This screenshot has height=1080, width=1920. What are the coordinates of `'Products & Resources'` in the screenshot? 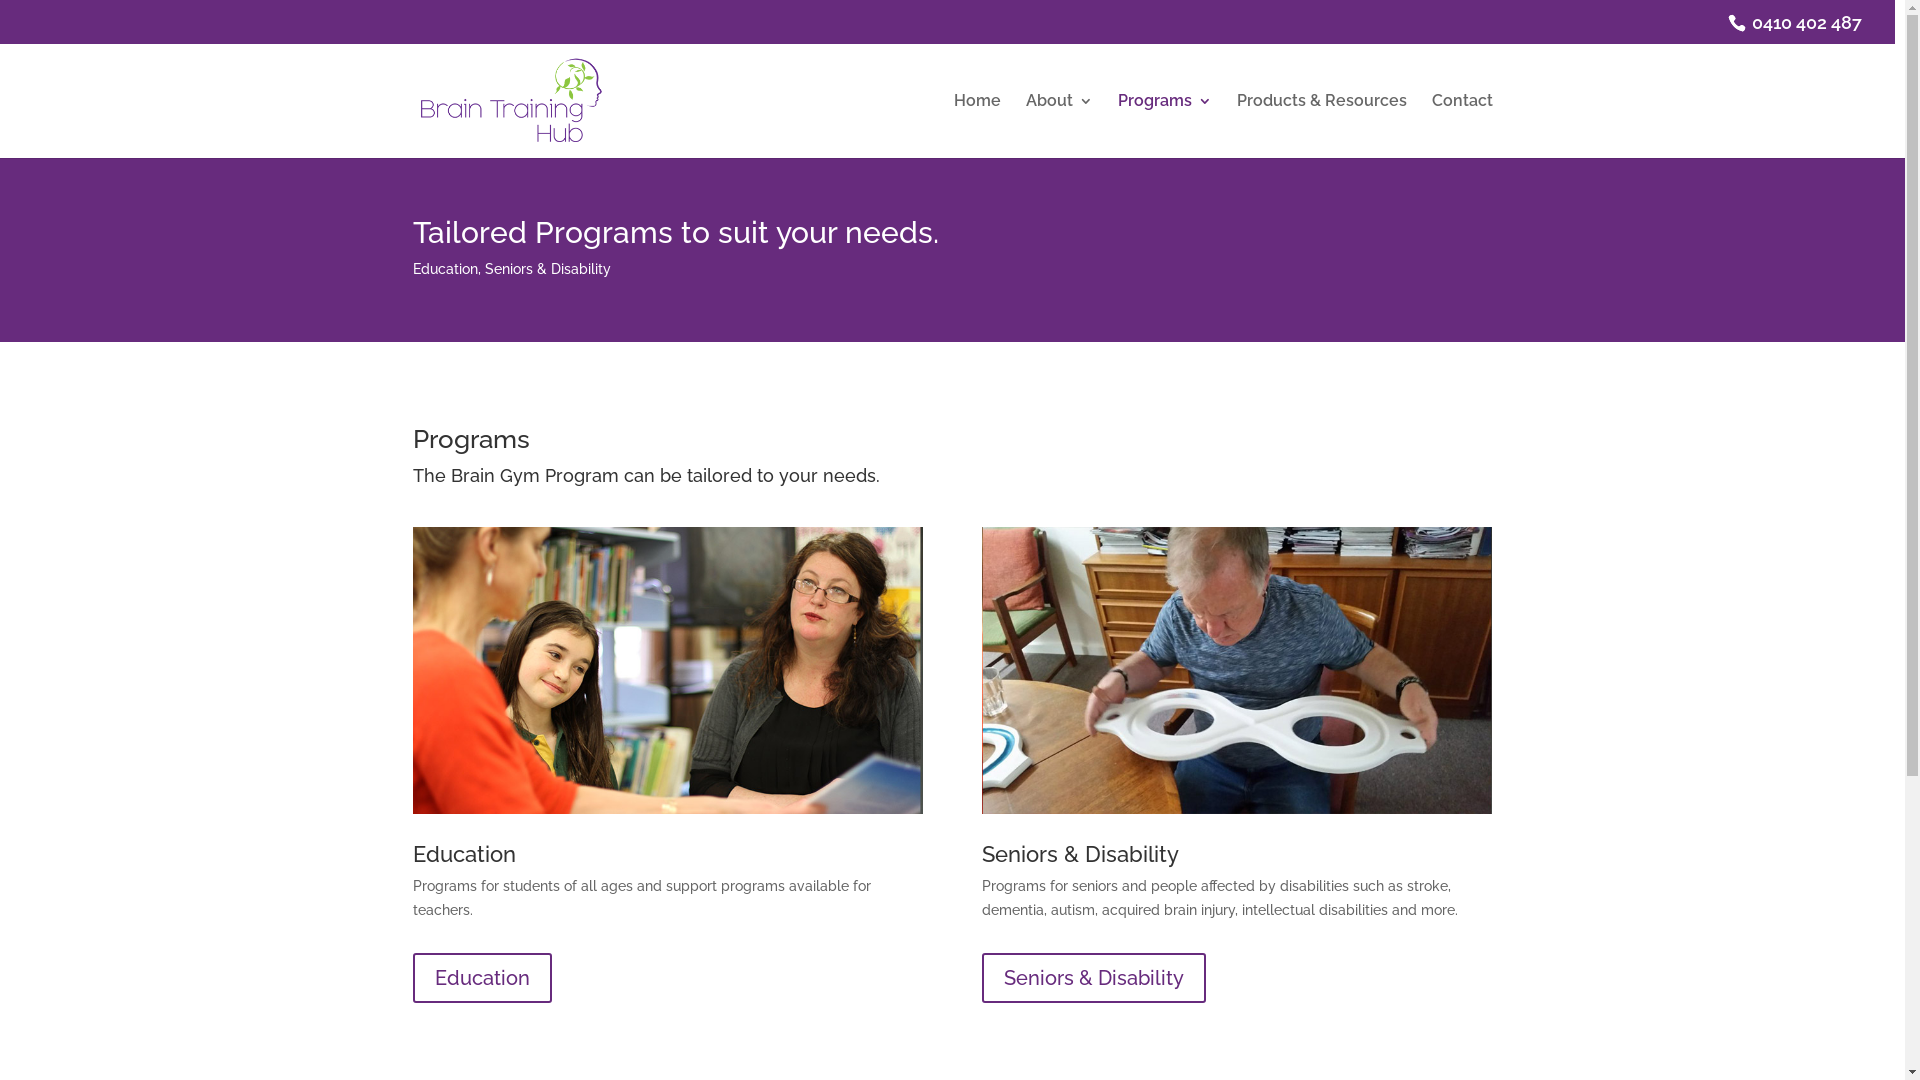 It's located at (1320, 126).